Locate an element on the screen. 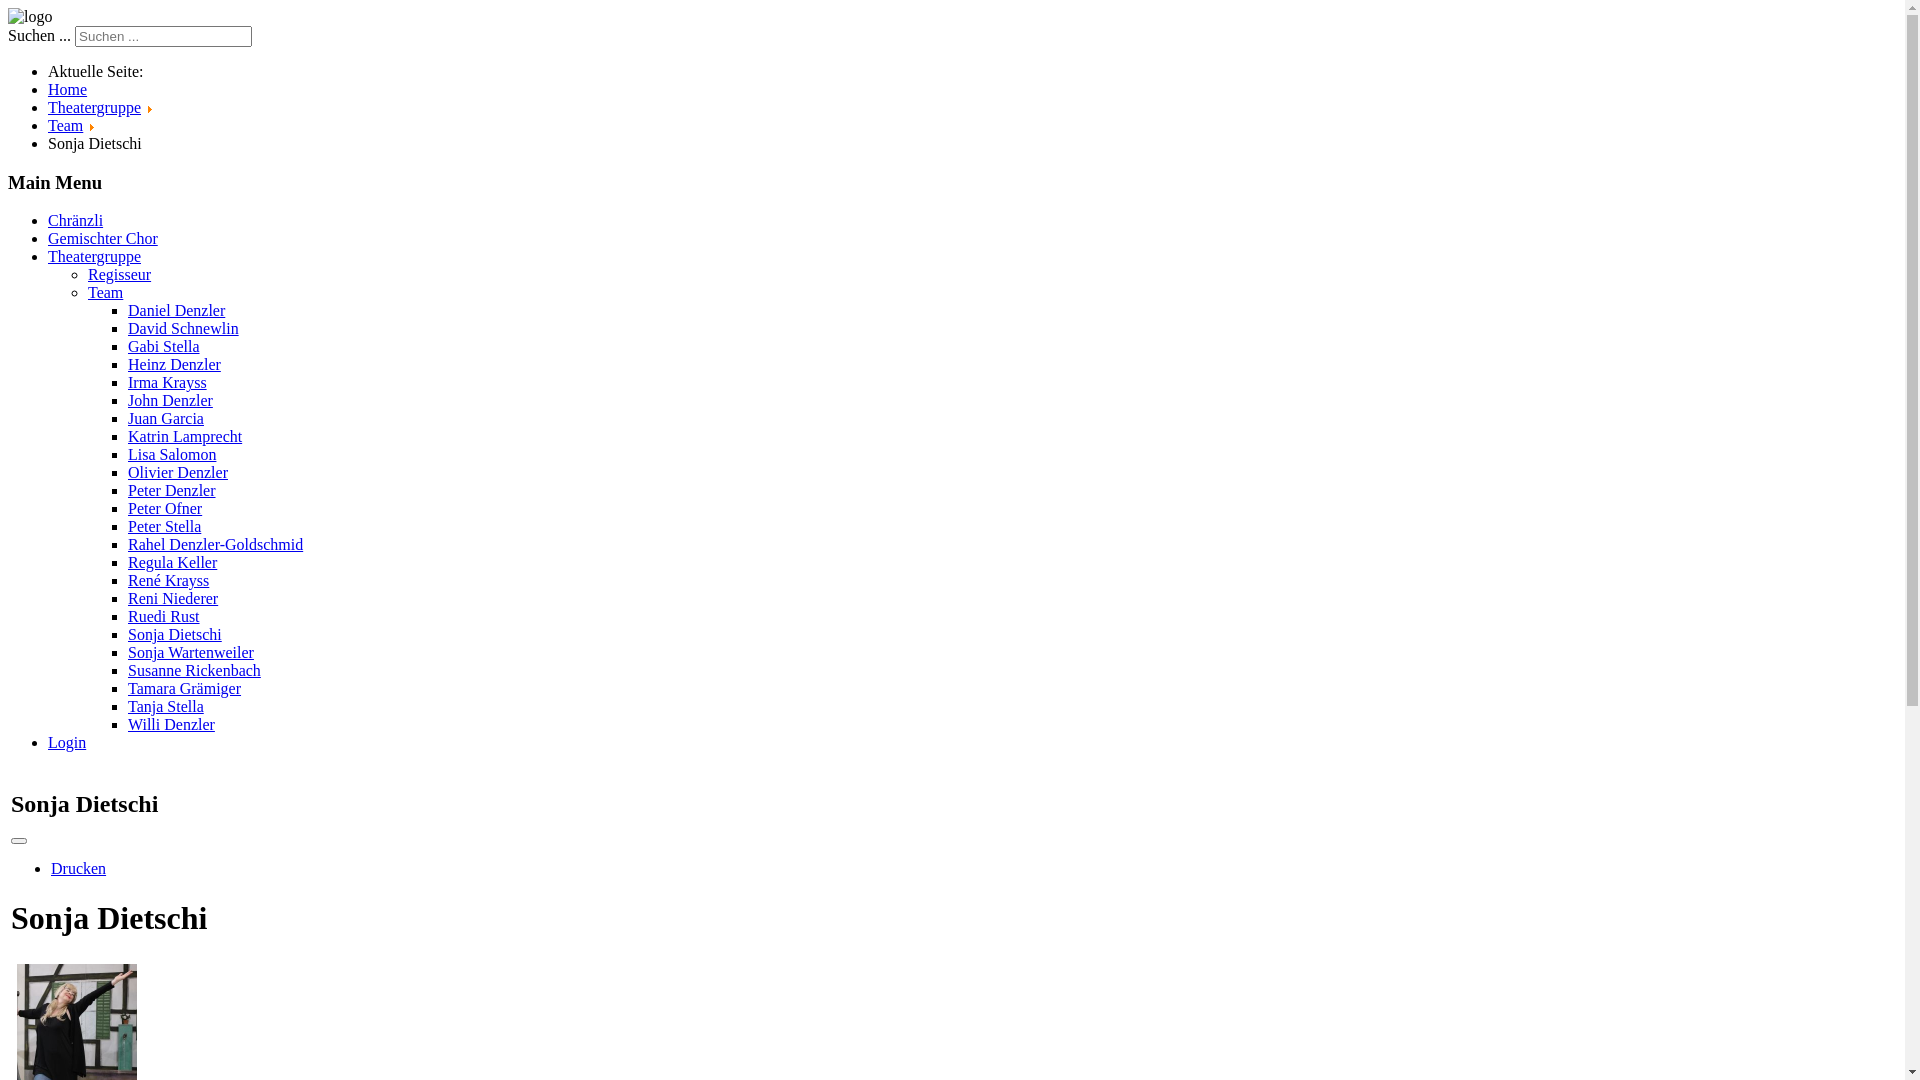 Image resolution: width=1920 pixels, height=1080 pixels. 'Rahel Denzler-Goldschmid' is located at coordinates (215, 544).